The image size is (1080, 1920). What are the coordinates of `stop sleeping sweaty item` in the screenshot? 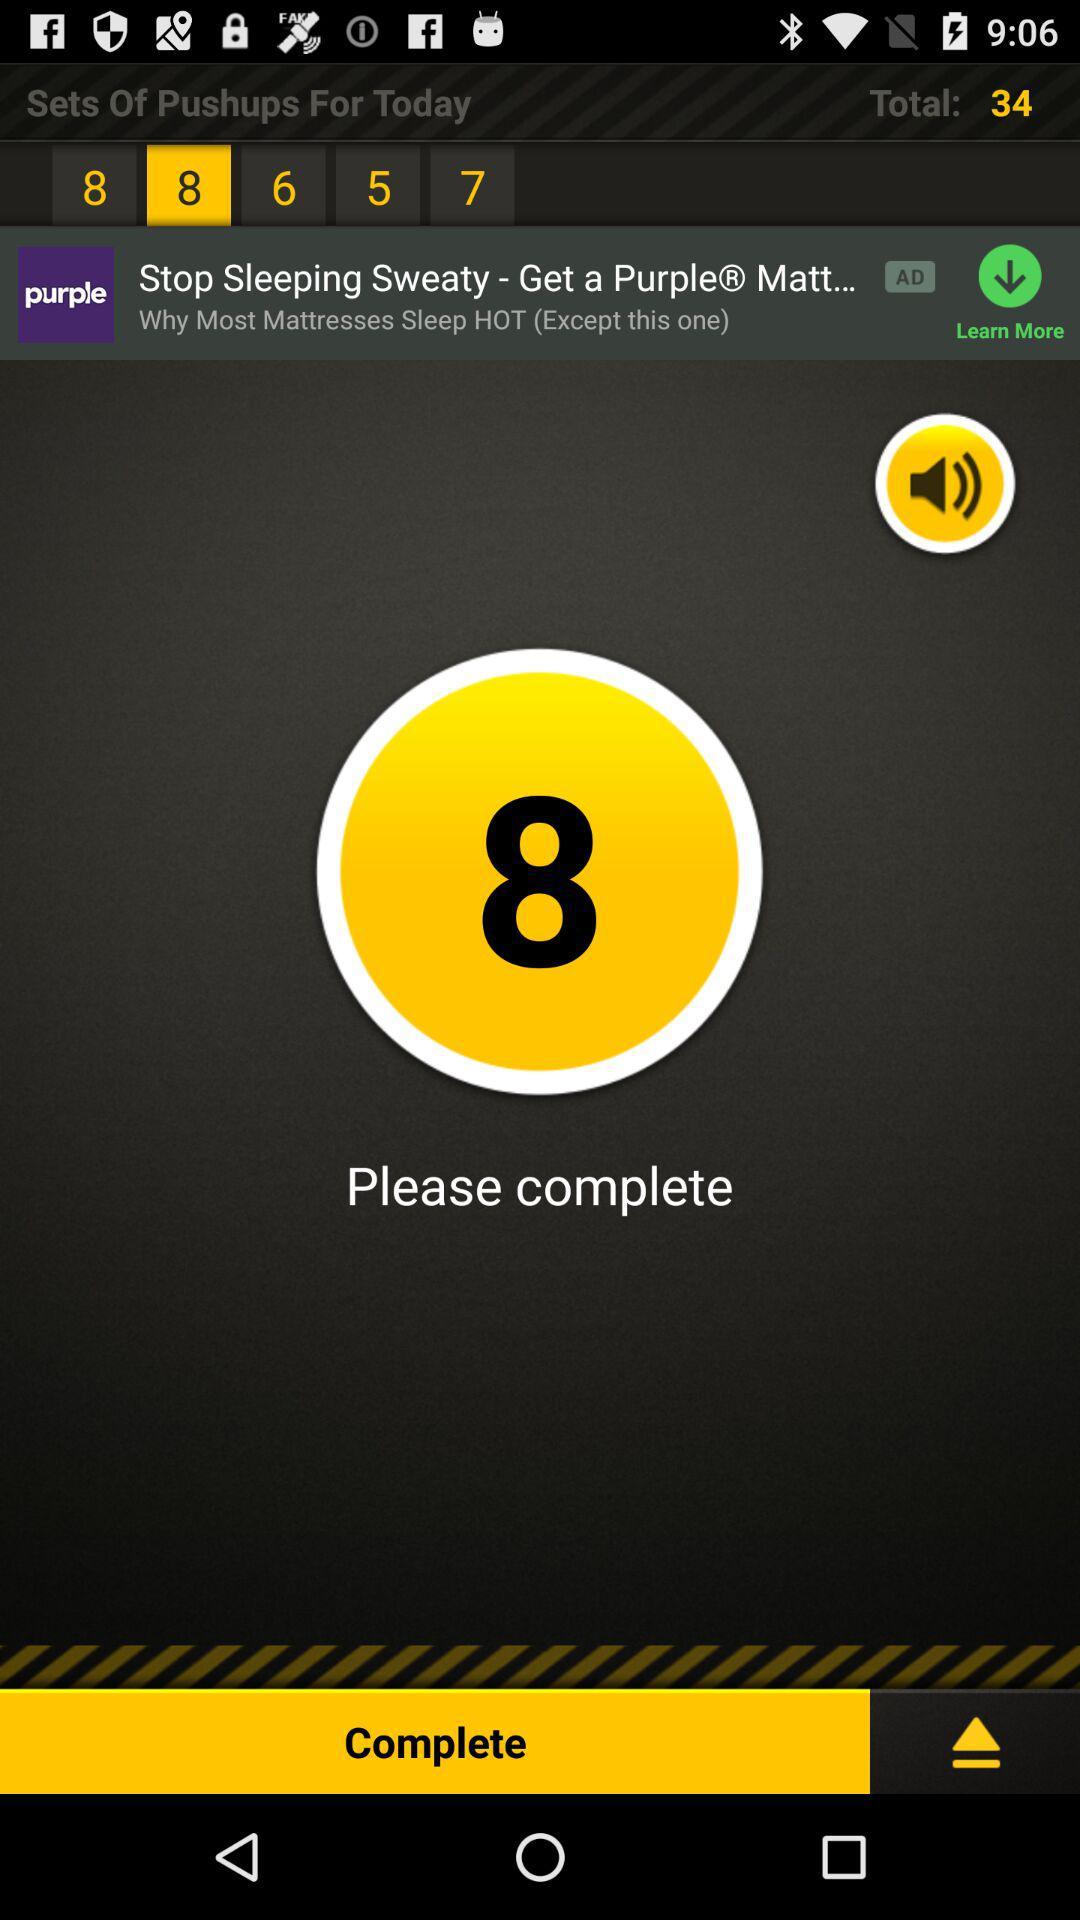 It's located at (535, 275).